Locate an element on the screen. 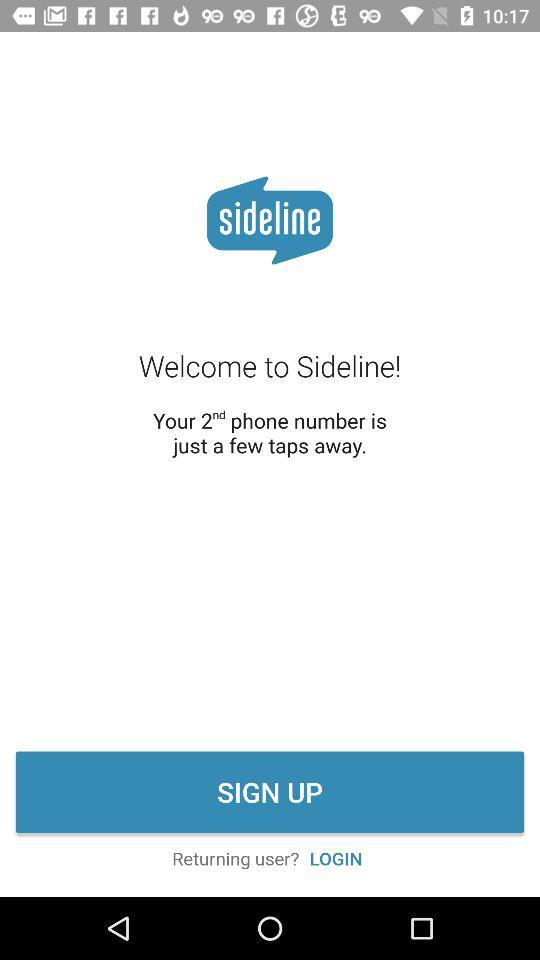  the icon next to returning user? item is located at coordinates (336, 857).